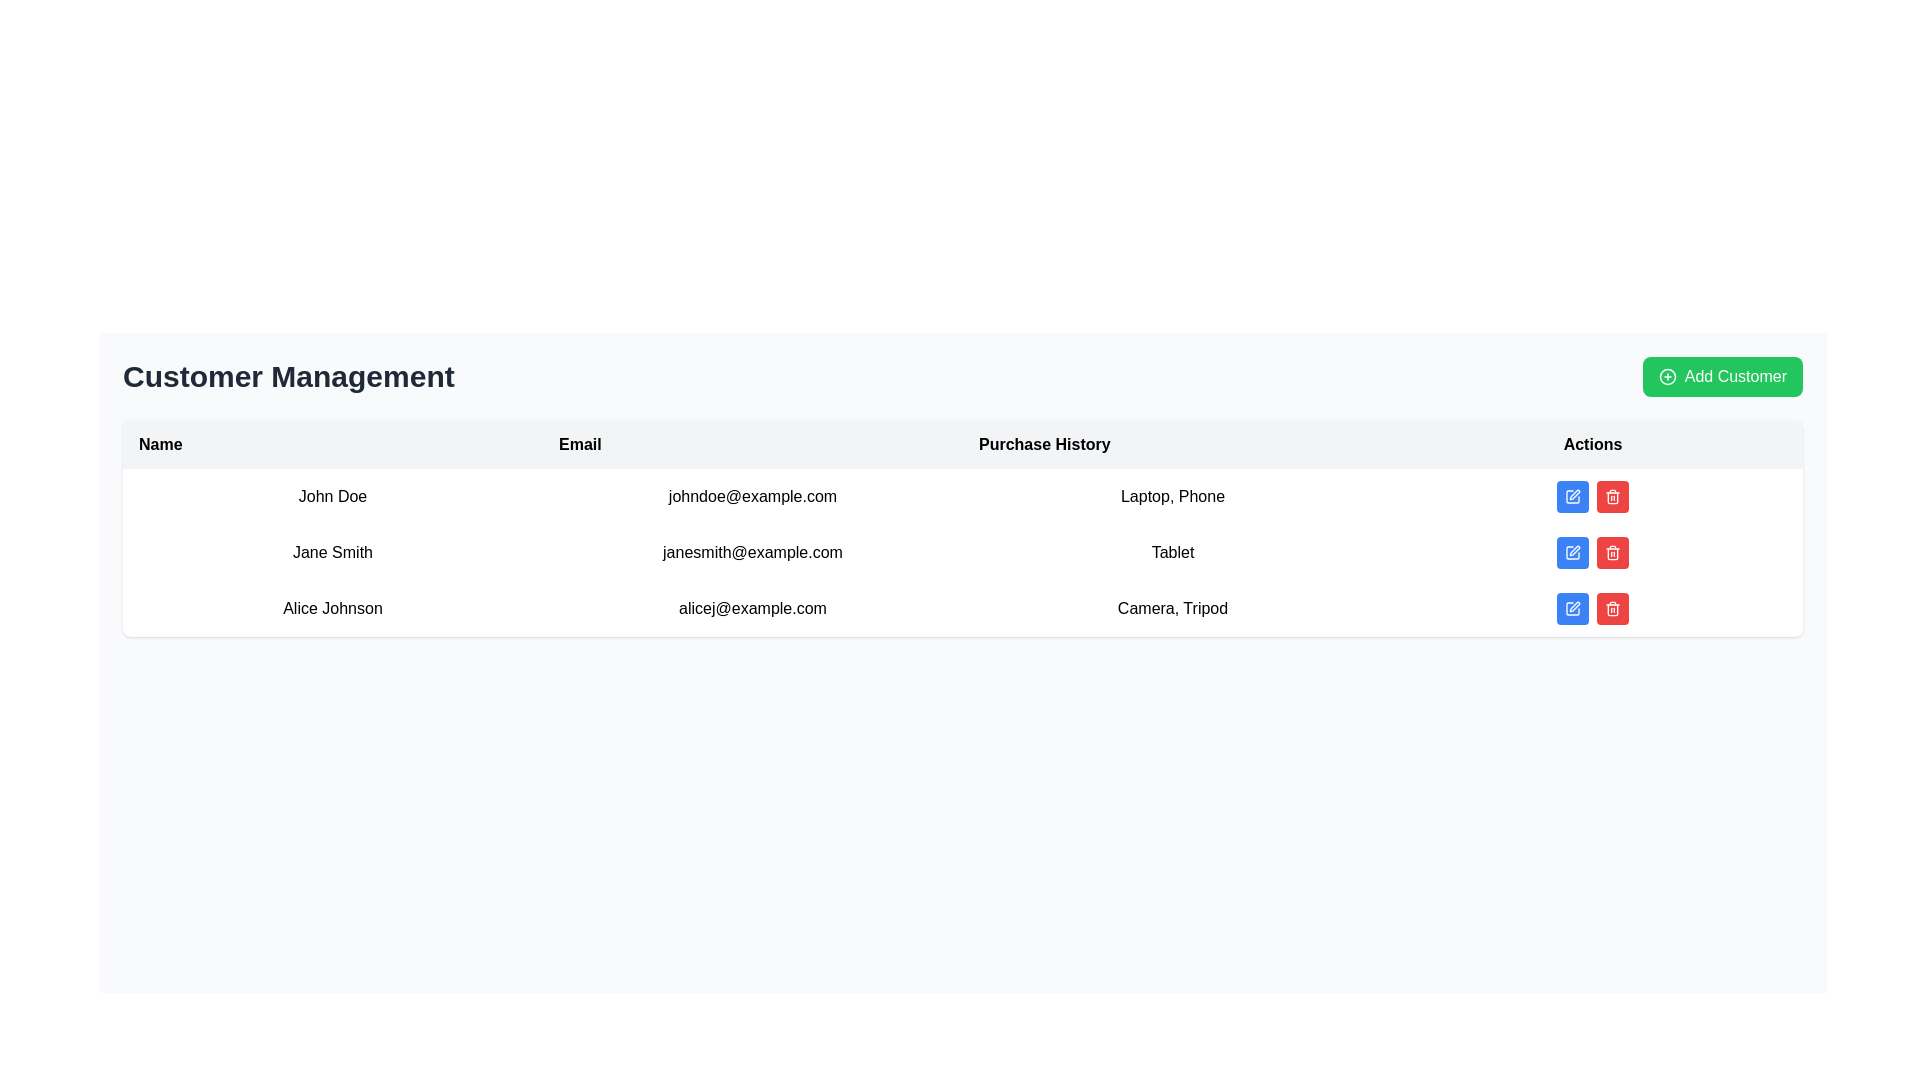 The width and height of the screenshot is (1920, 1080). What do you see at coordinates (1573, 605) in the screenshot?
I see `the edit button located in the first position of the third row within the 'Actions' column of the table to modify its associated data` at bounding box center [1573, 605].